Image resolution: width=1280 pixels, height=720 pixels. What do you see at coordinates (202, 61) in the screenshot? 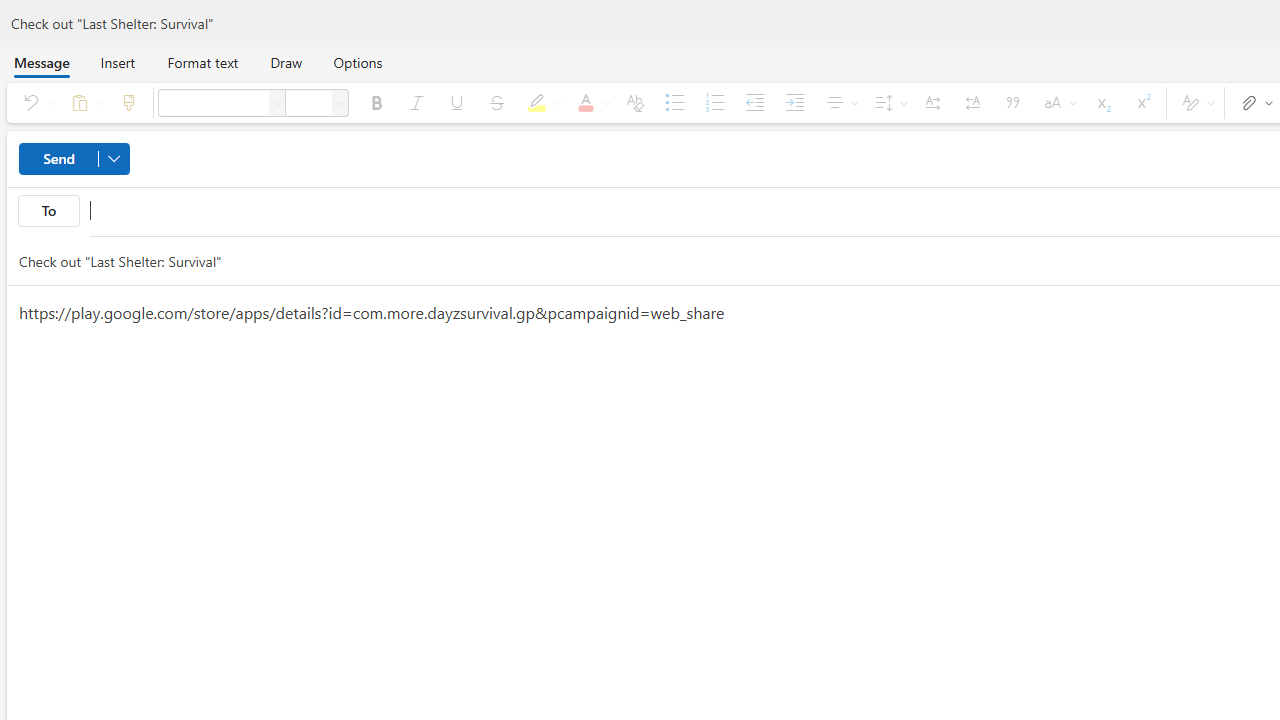
I see `'Format text'` at bounding box center [202, 61].